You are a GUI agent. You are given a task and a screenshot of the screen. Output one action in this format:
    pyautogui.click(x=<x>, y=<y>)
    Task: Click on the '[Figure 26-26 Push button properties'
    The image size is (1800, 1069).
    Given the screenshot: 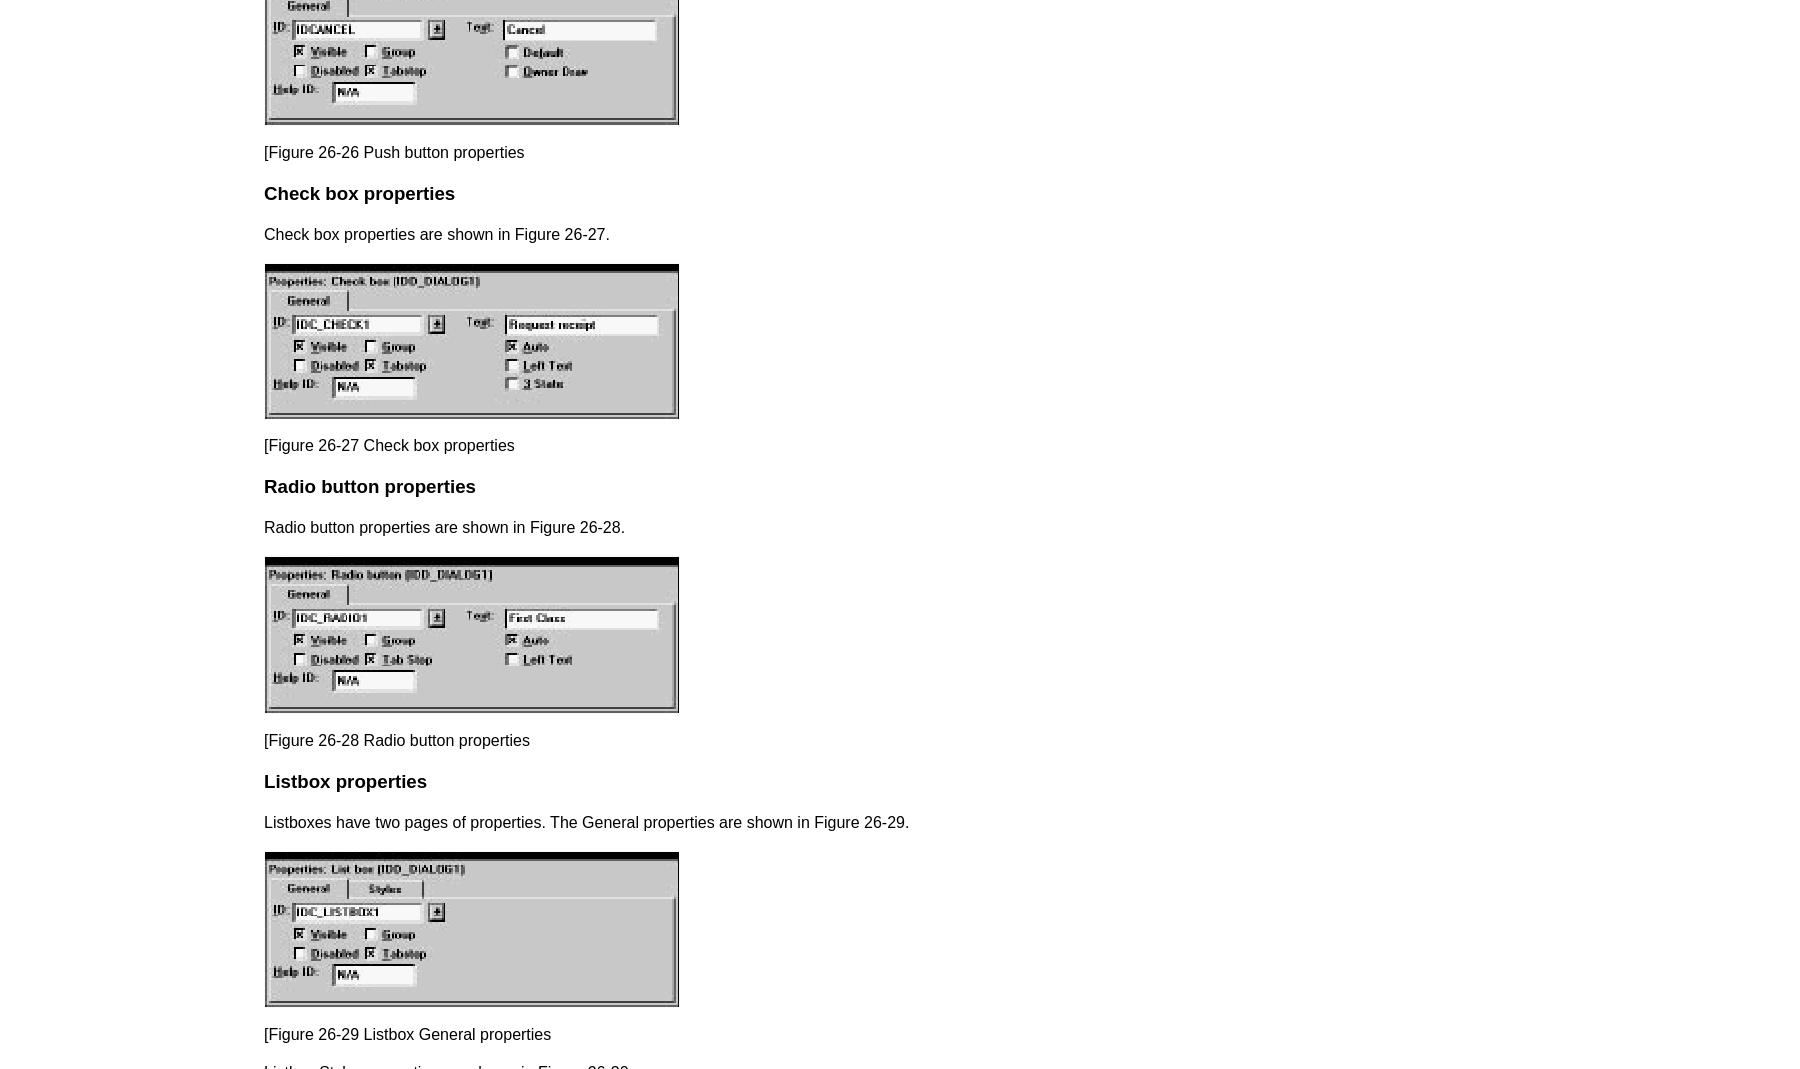 What is the action you would take?
    pyautogui.click(x=394, y=151)
    